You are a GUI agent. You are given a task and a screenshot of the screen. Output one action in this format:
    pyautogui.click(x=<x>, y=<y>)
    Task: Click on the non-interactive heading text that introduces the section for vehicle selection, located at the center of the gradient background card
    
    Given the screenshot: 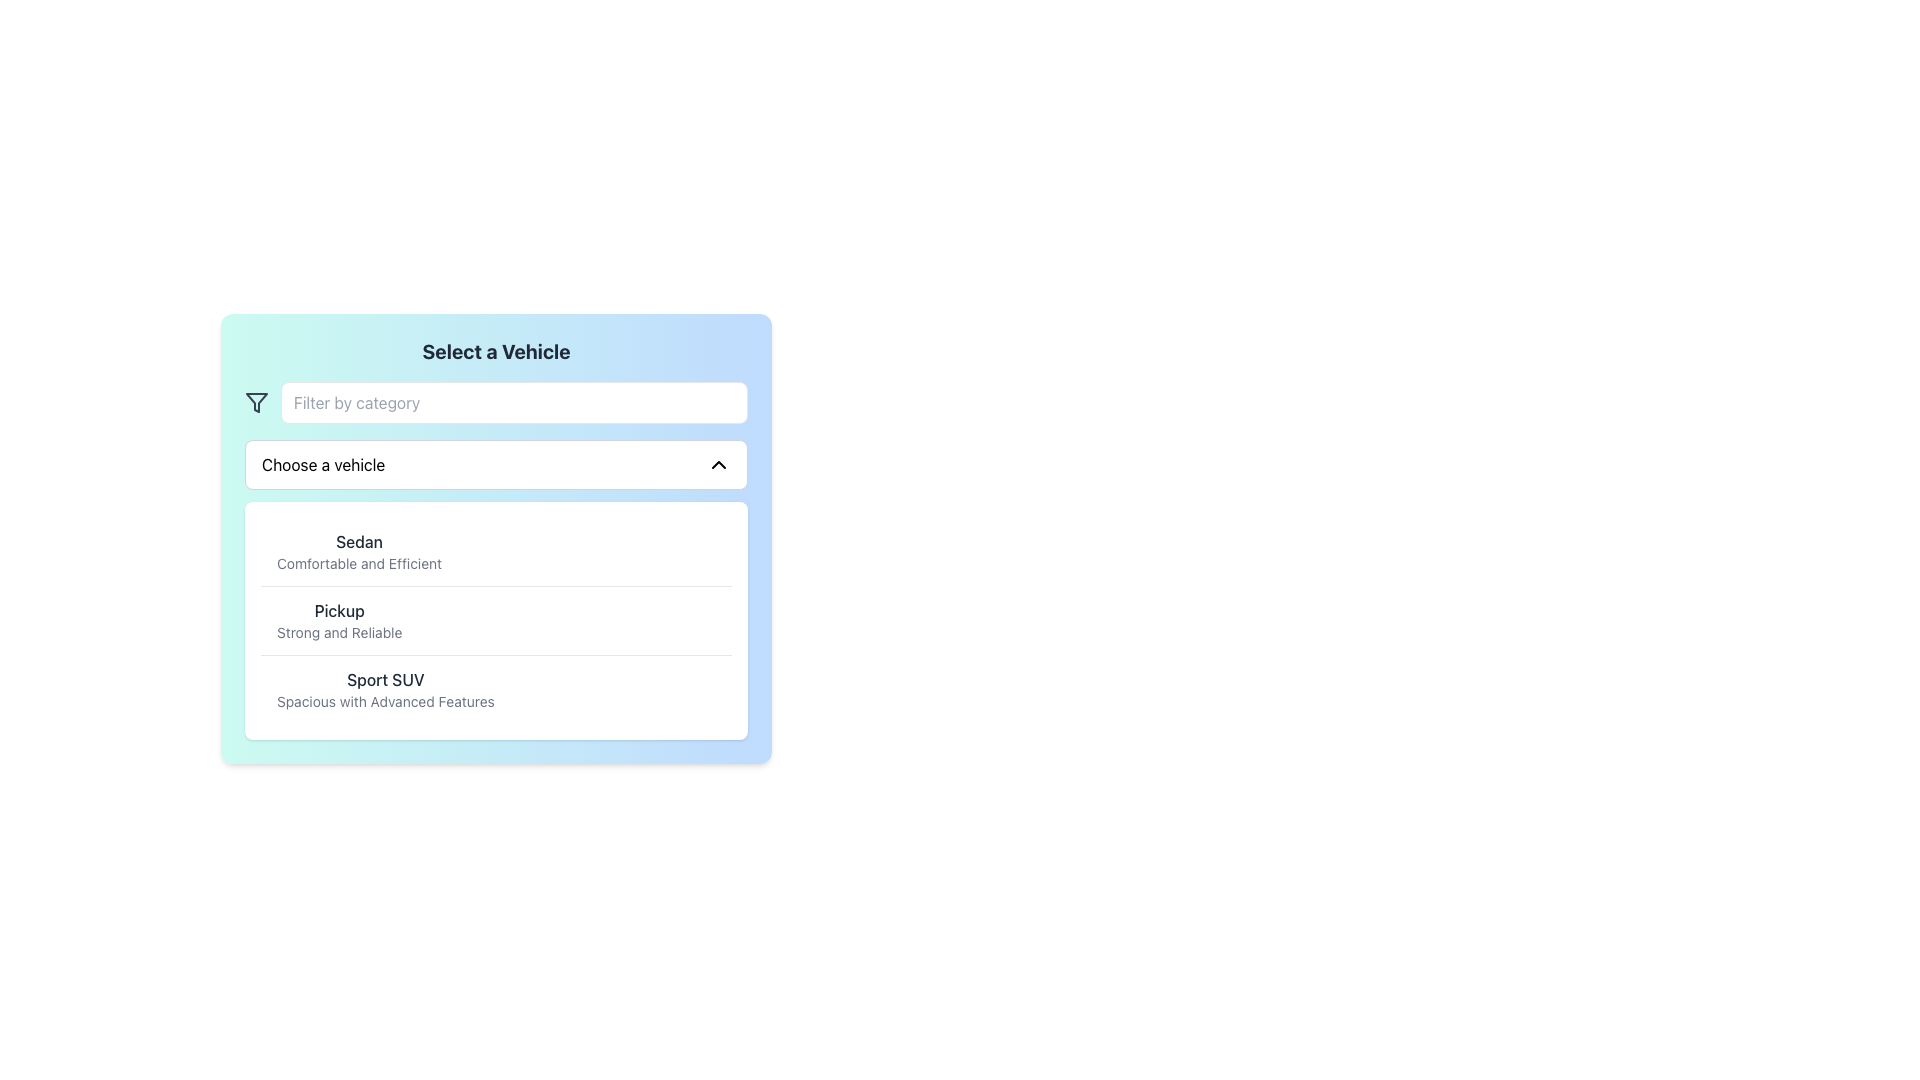 What is the action you would take?
    pyautogui.click(x=496, y=350)
    